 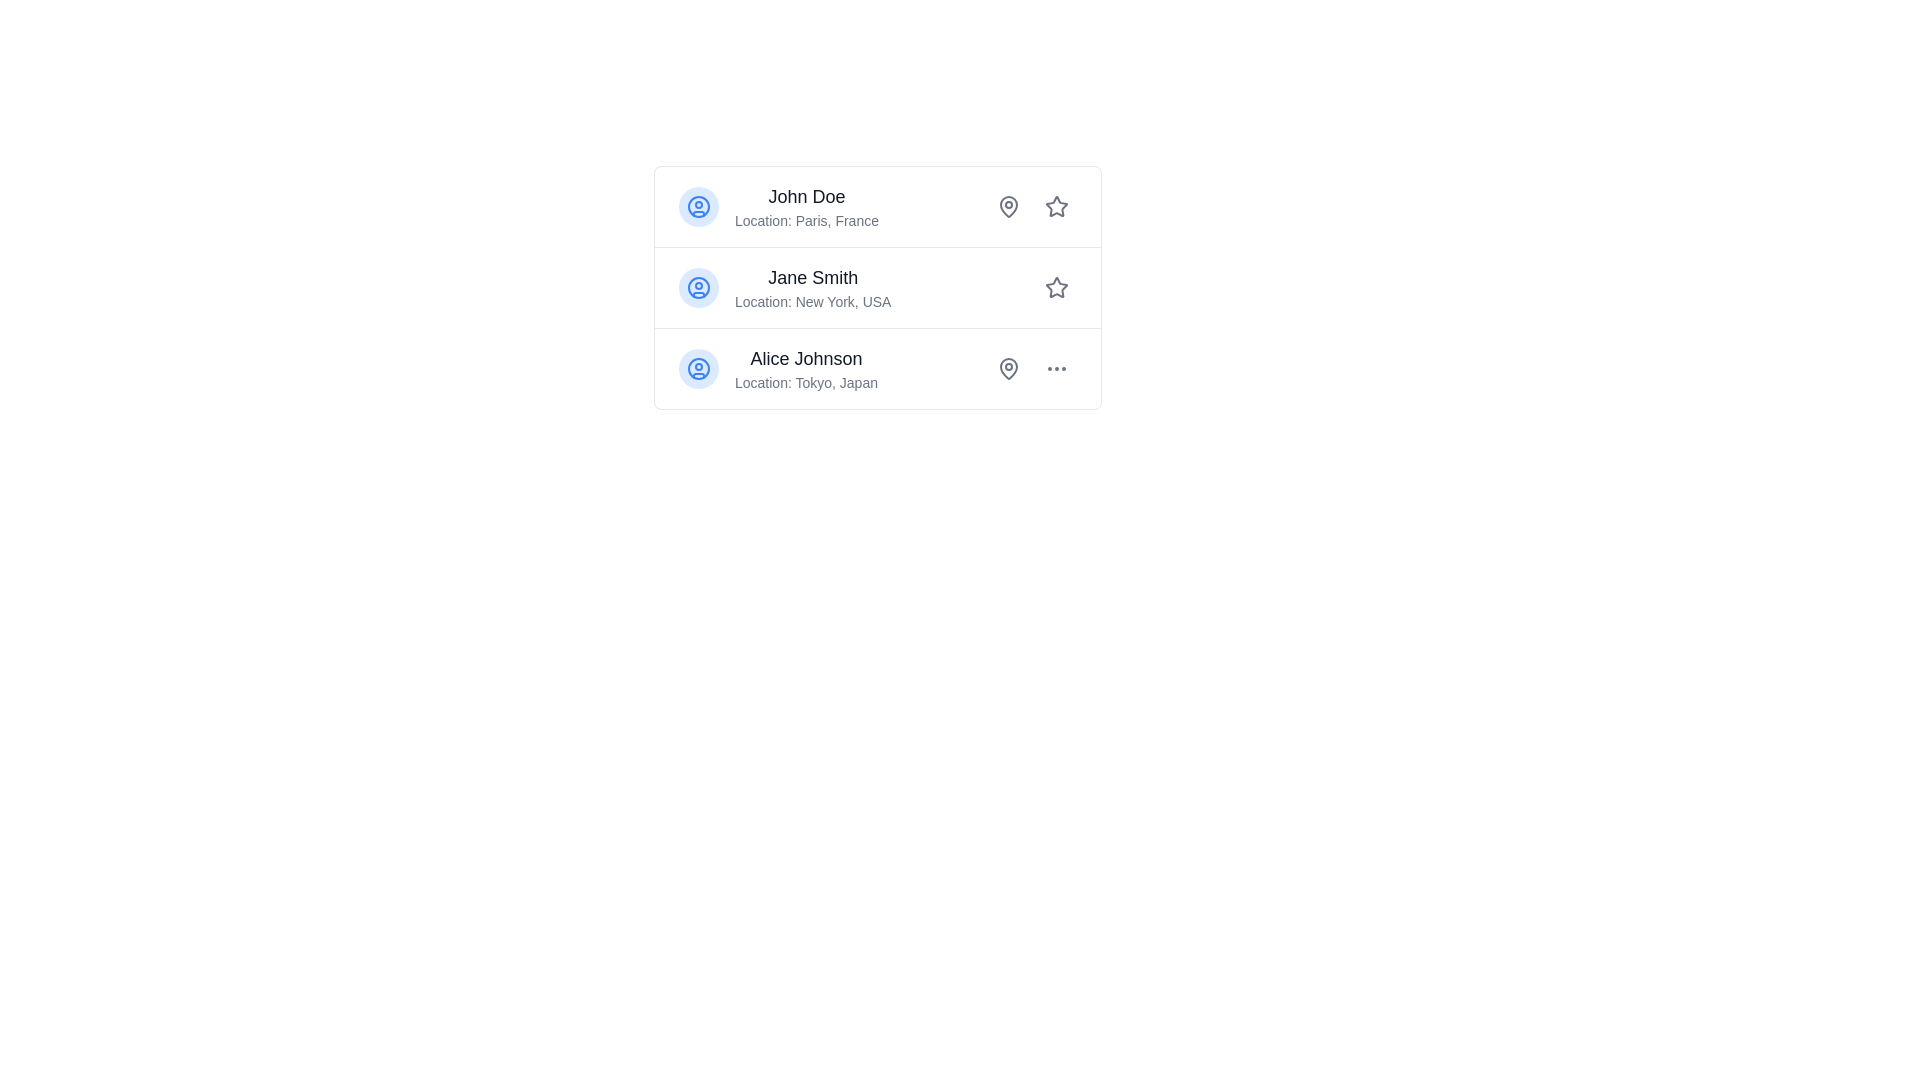 What do you see at coordinates (699, 207) in the screenshot?
I see `the circular shape in the user profile icon for 'John Doe' located at the top-left section of the user information card` at bounding box center [699, 207].